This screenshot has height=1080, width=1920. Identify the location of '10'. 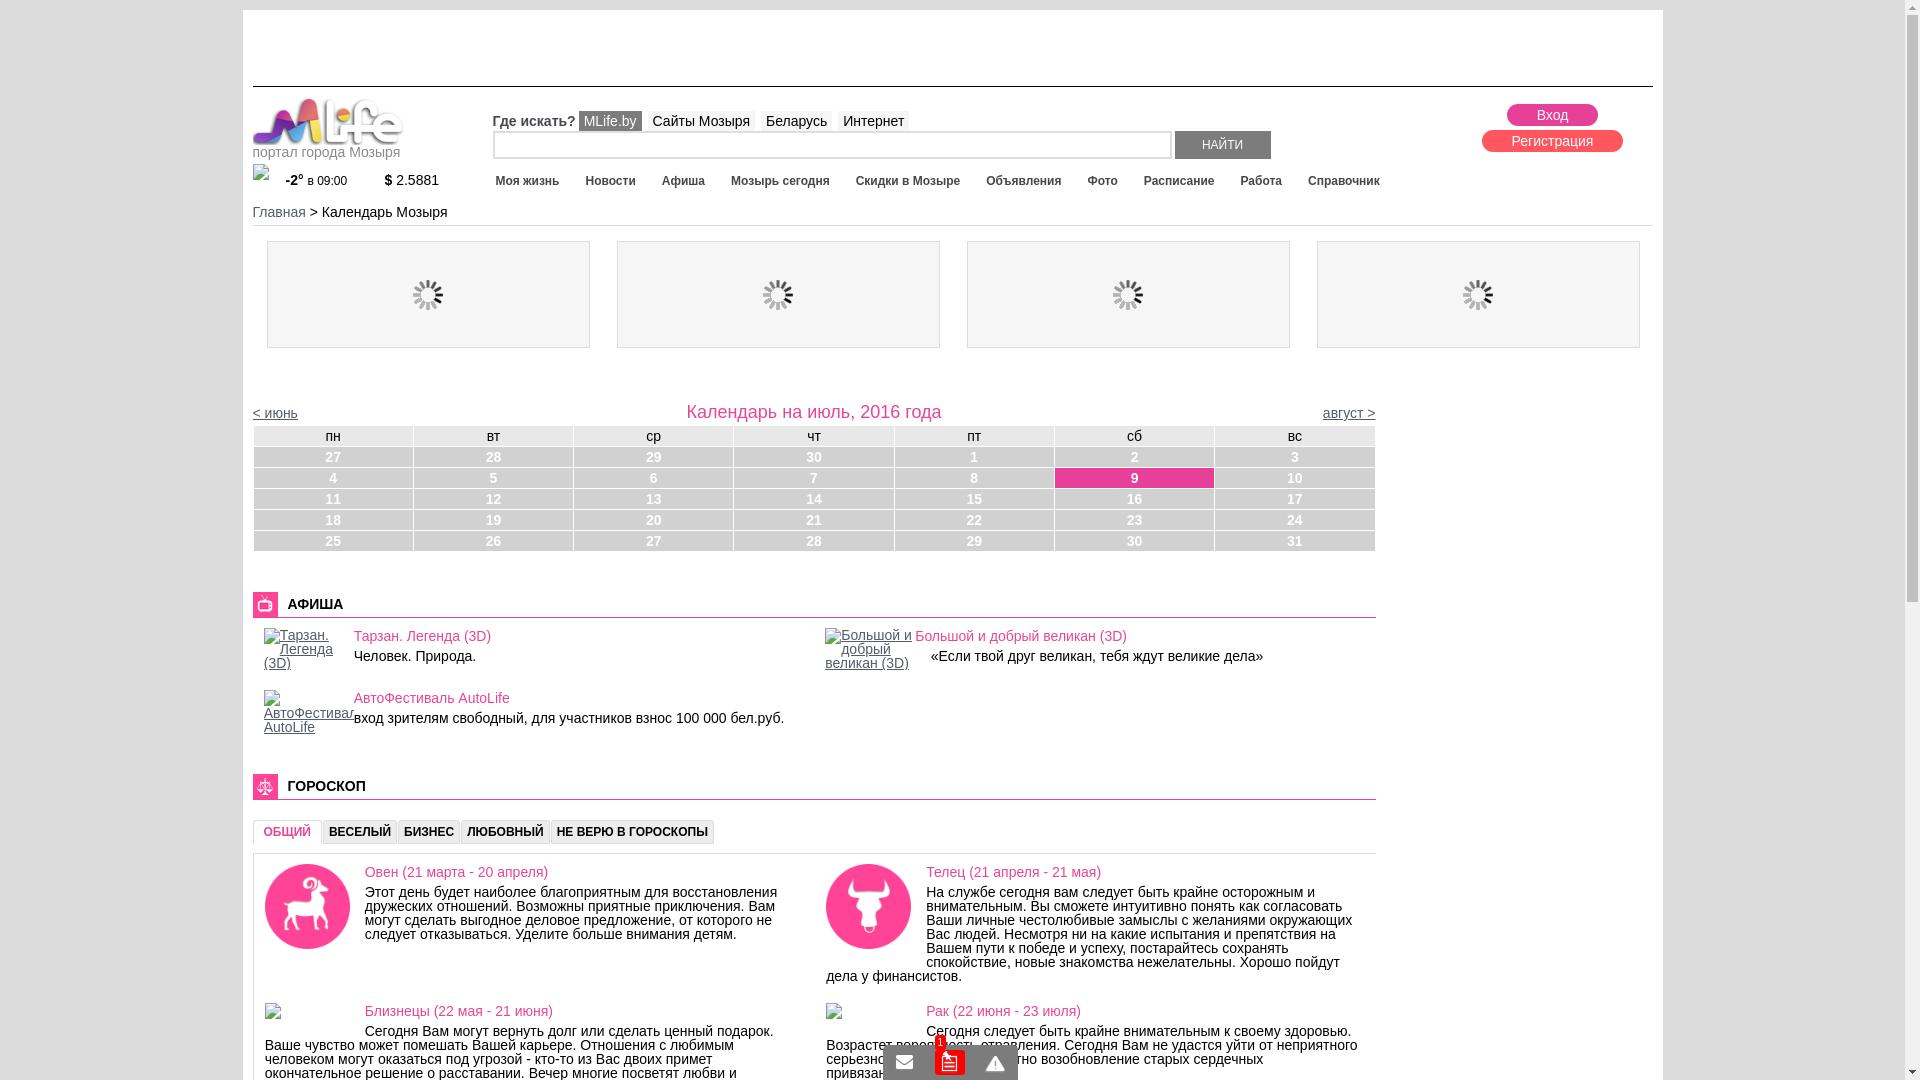
(1213, 478).